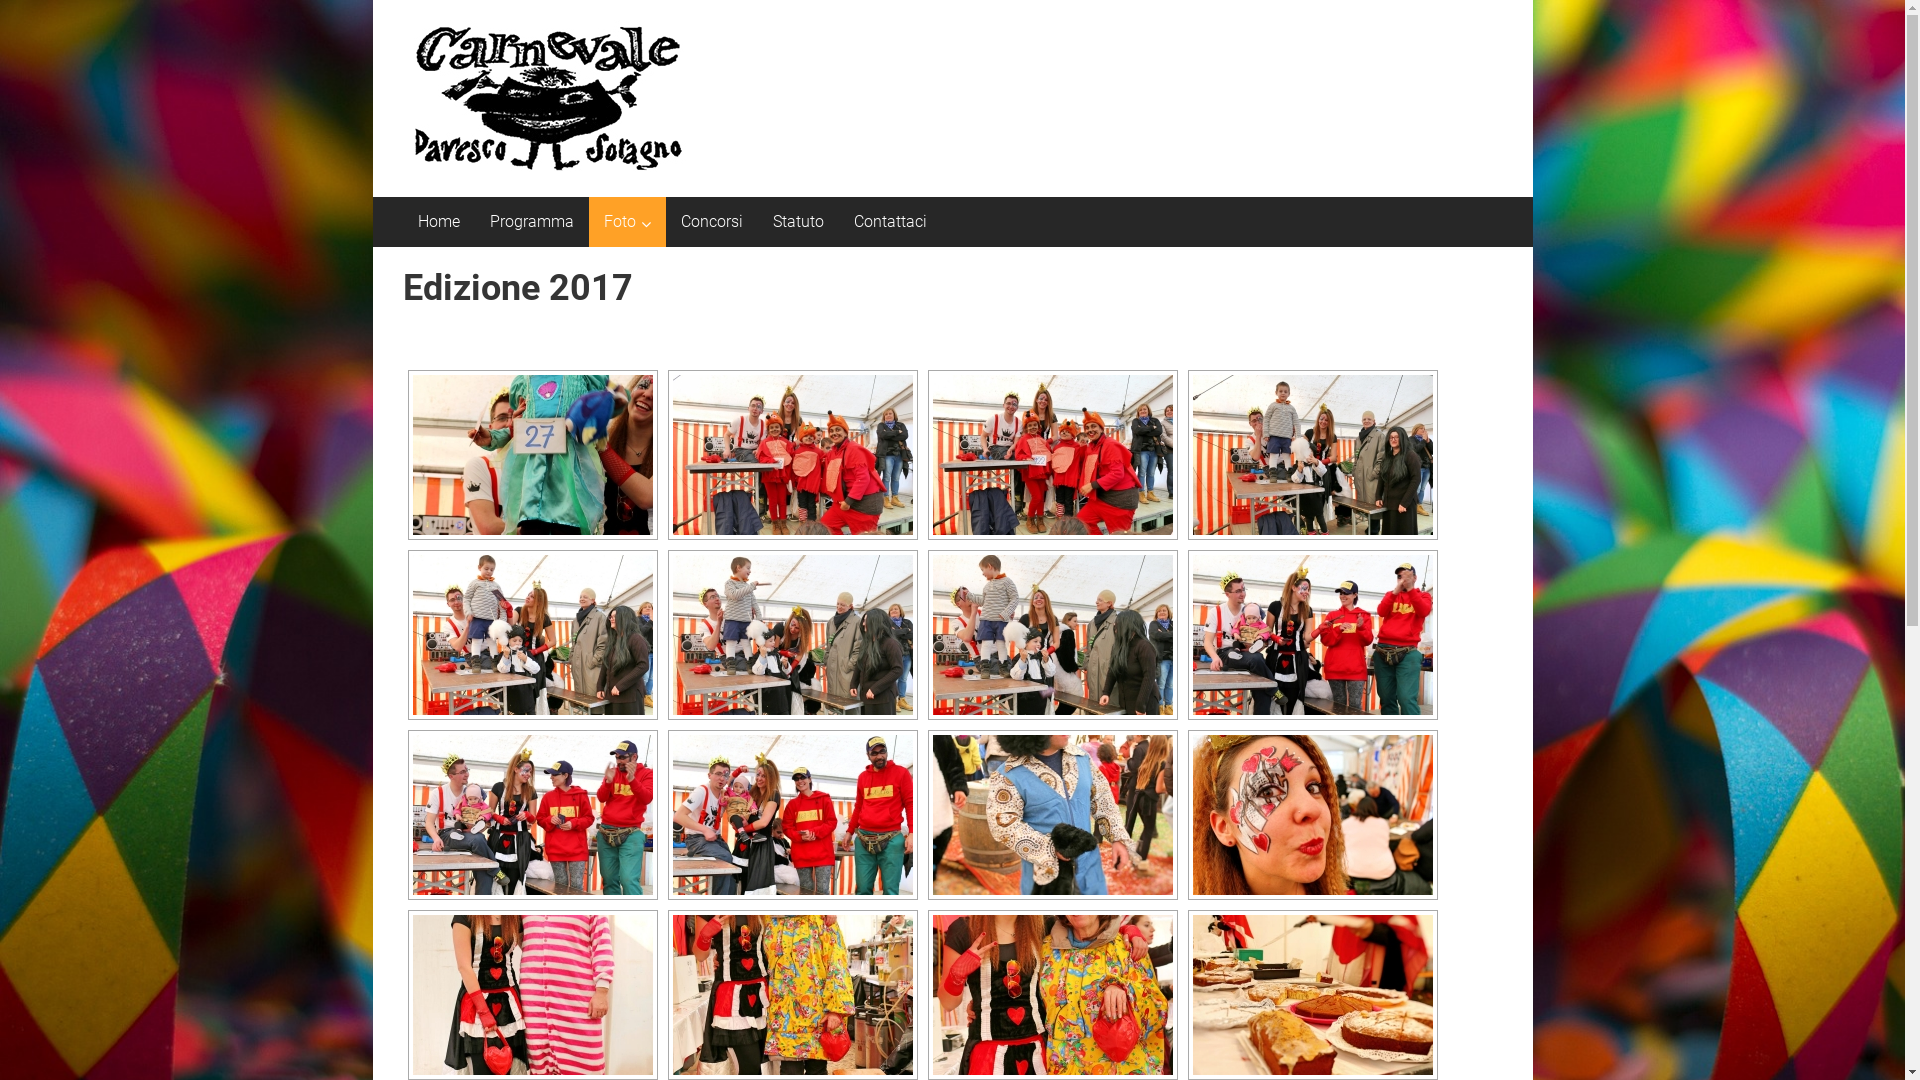  What do you see at coordinates (710, 222) in the screenshot?
I see `'Concorsi'` at bounding box center [710, 222].